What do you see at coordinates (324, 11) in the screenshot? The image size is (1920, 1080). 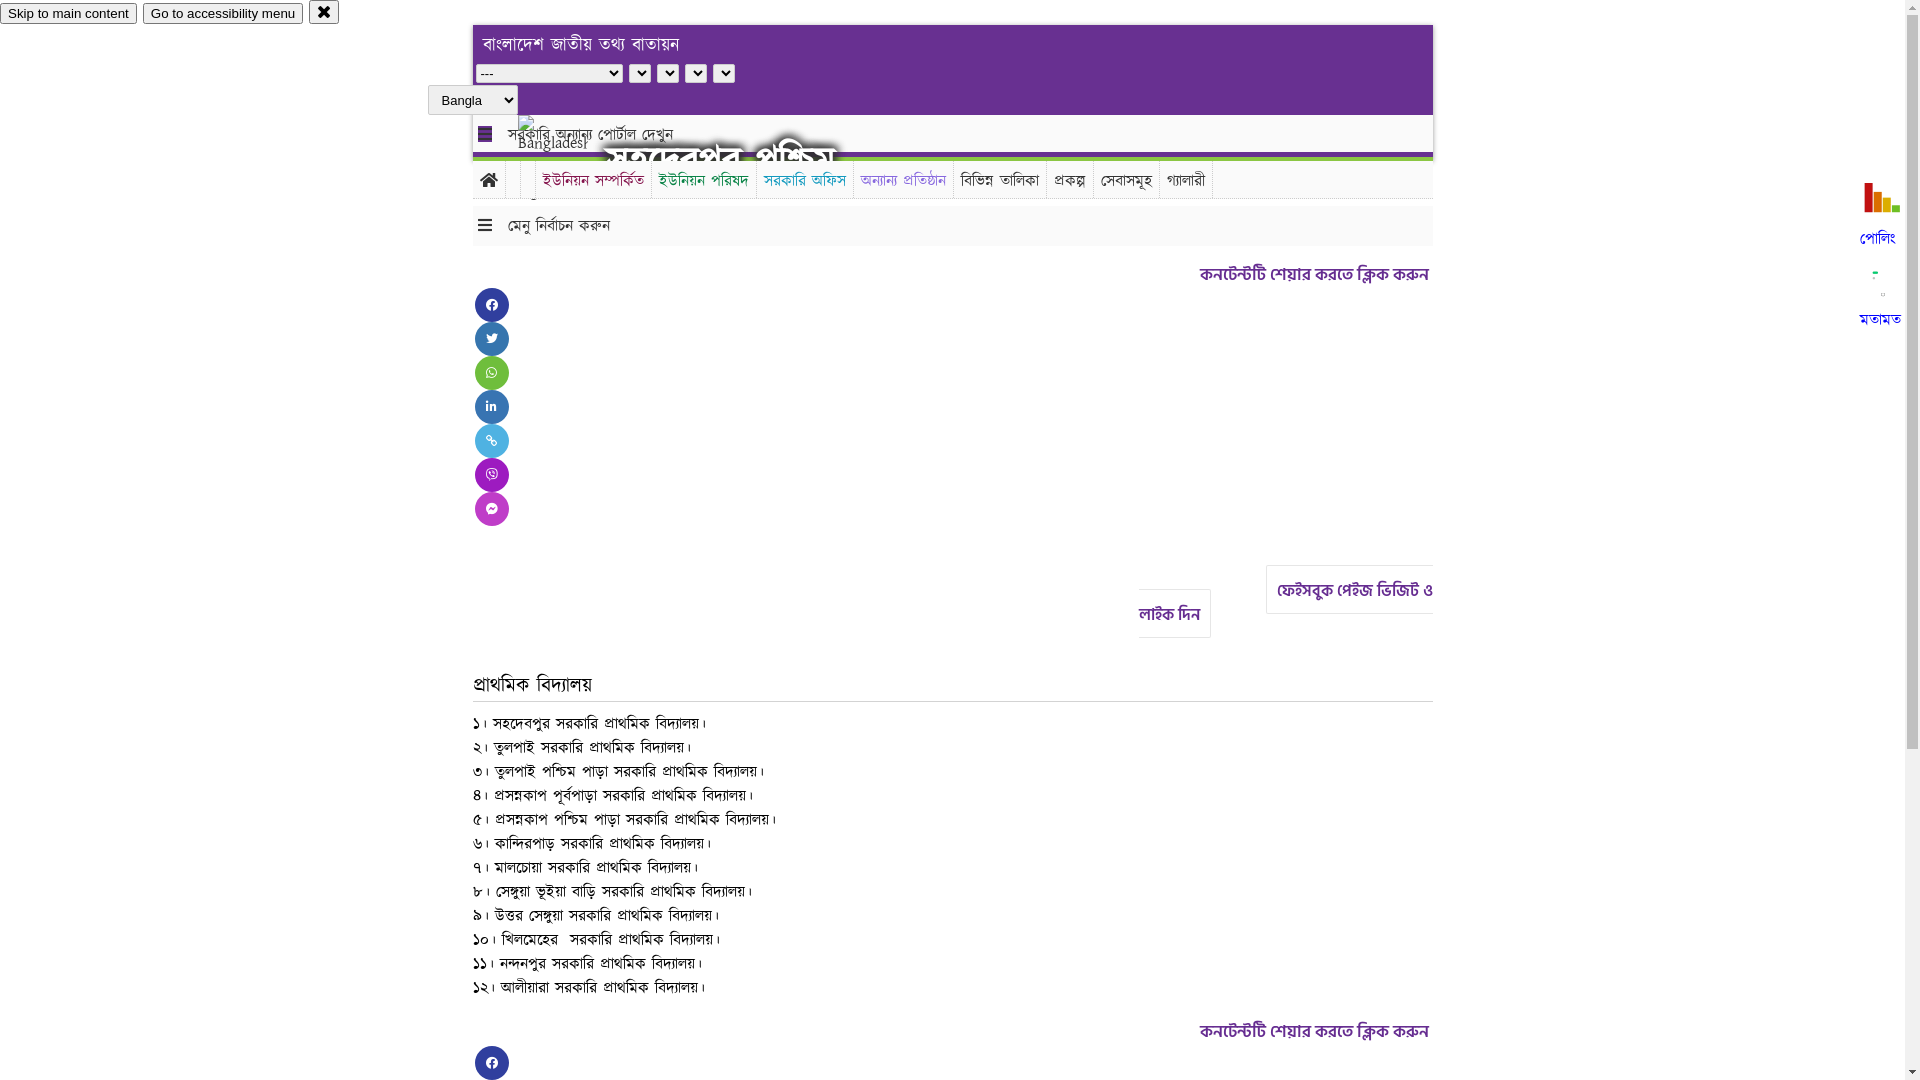 I see `'close'` at bounding box center [324, 11].